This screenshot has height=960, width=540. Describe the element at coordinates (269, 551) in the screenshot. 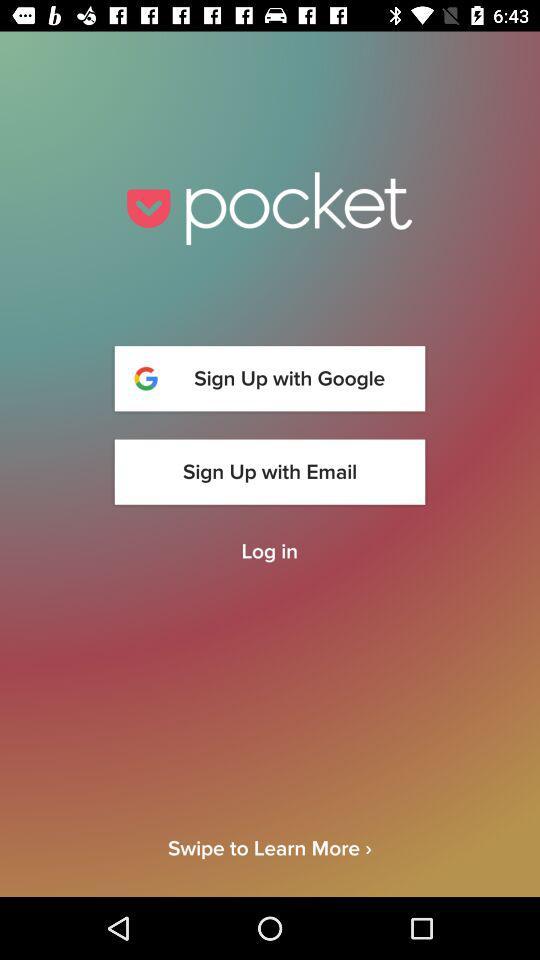

I see `the log in` at that location.